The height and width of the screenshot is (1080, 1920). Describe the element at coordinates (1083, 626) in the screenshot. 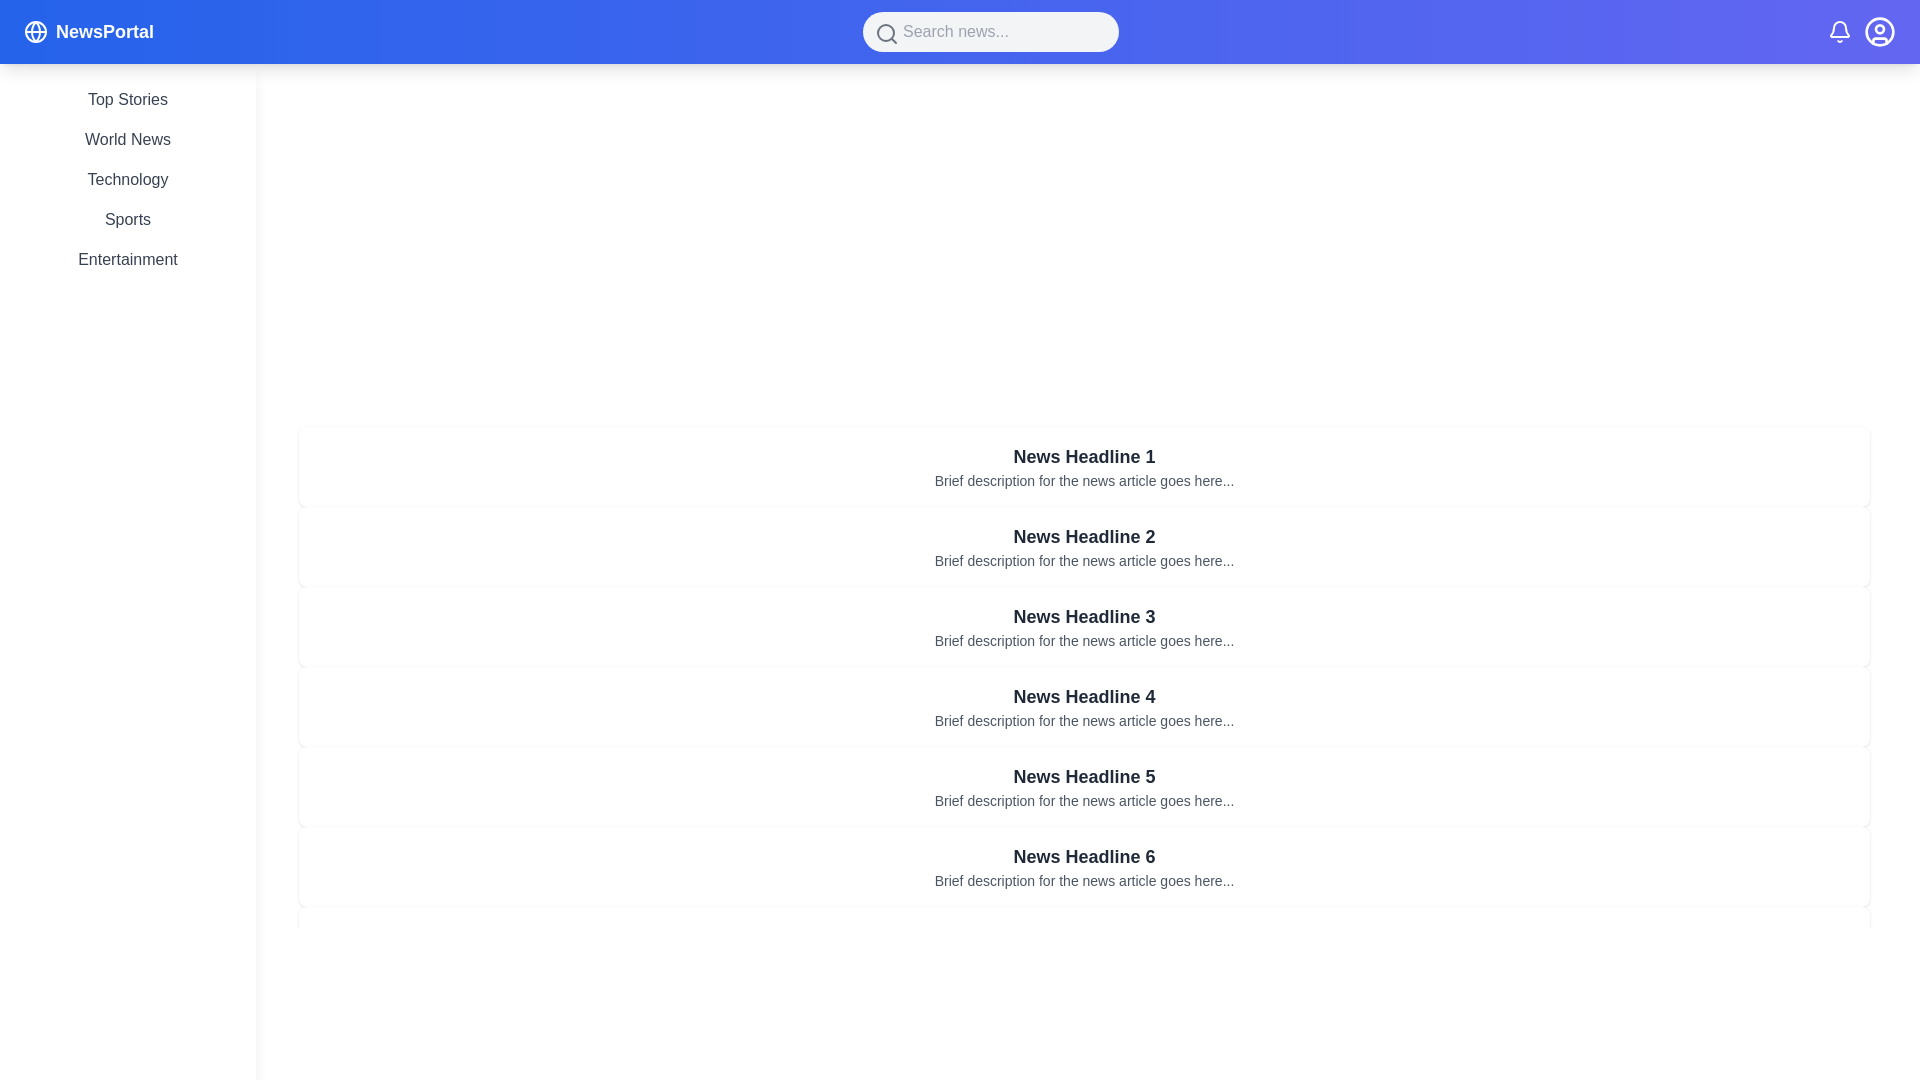

I see `the third news article card which displays a distinct news headline and a brief description, located centrally in the page layout` at that location.